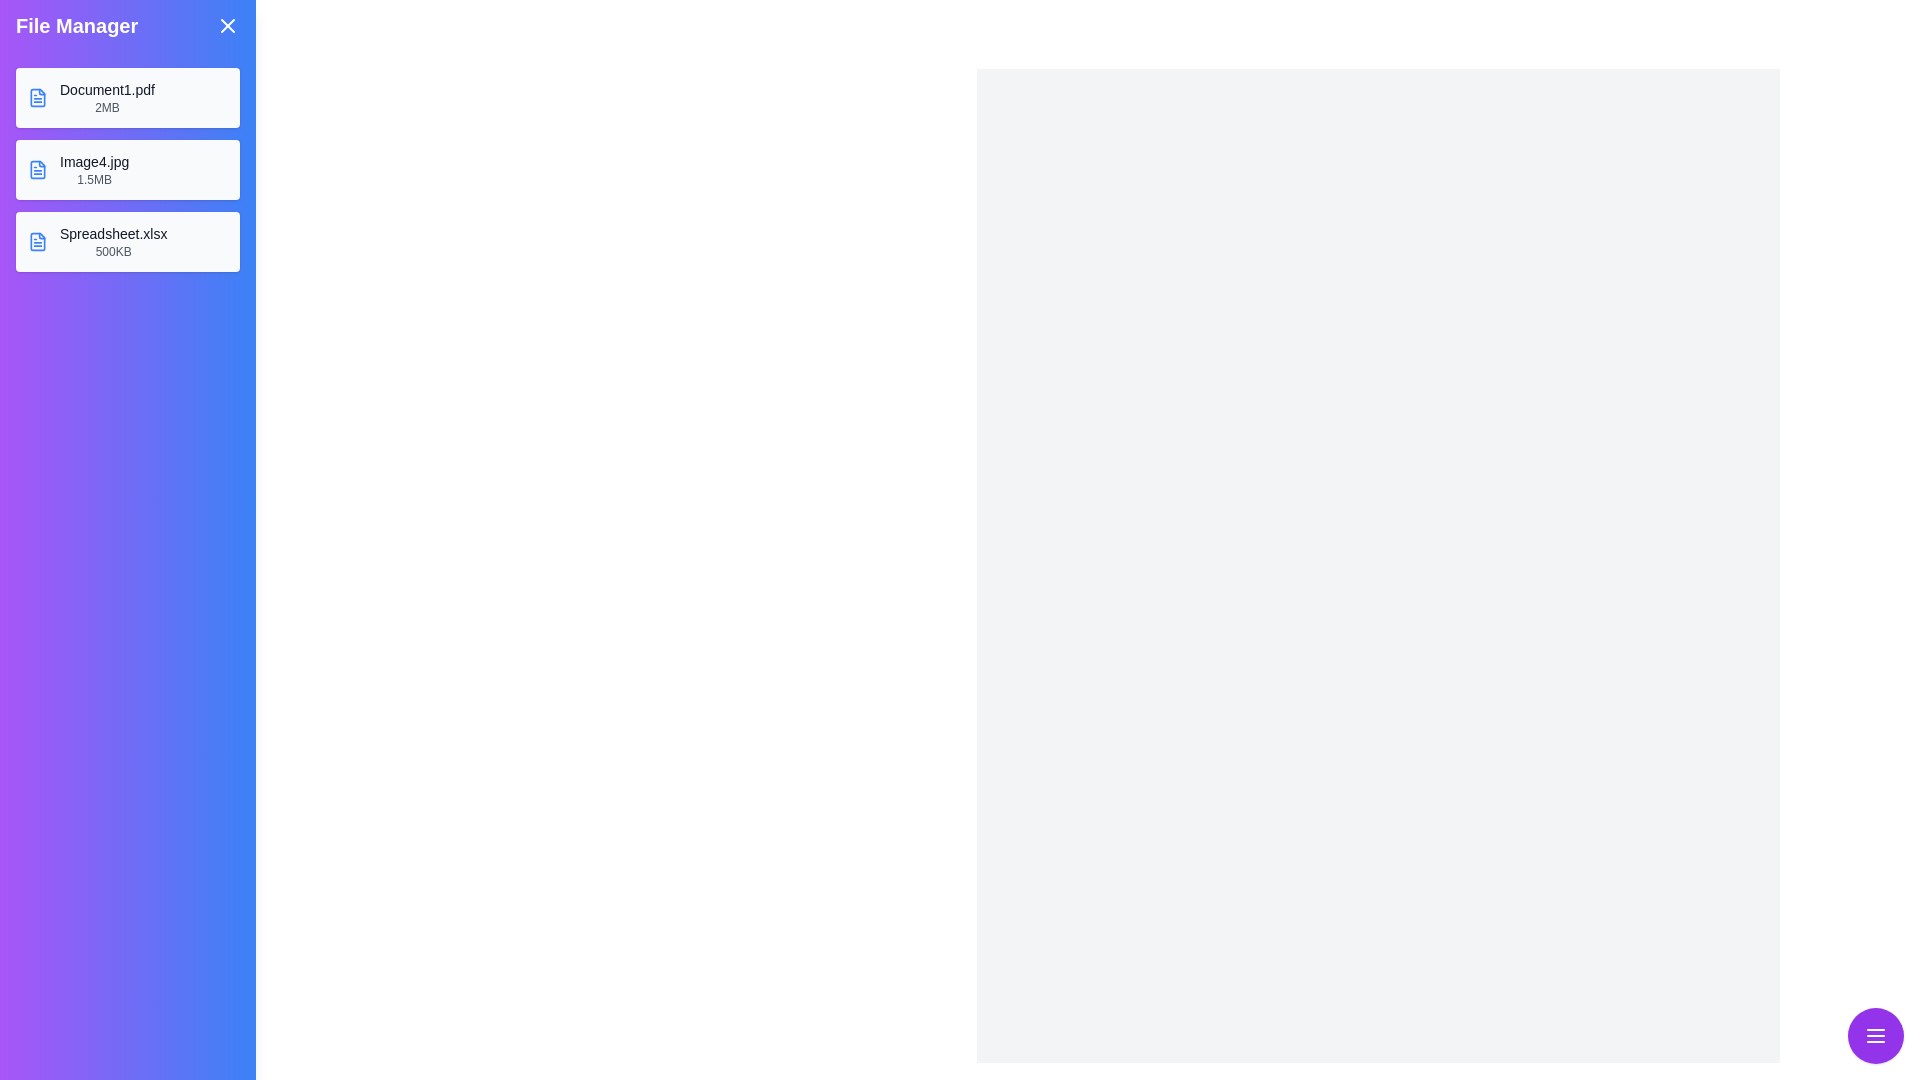 The height and width of the screenshot is (1080, 1920). I want to click on the document icon representing Document1.pdf, which is the leftmost item in its card layout adjacent to the document's name and size, so click(38, 97).